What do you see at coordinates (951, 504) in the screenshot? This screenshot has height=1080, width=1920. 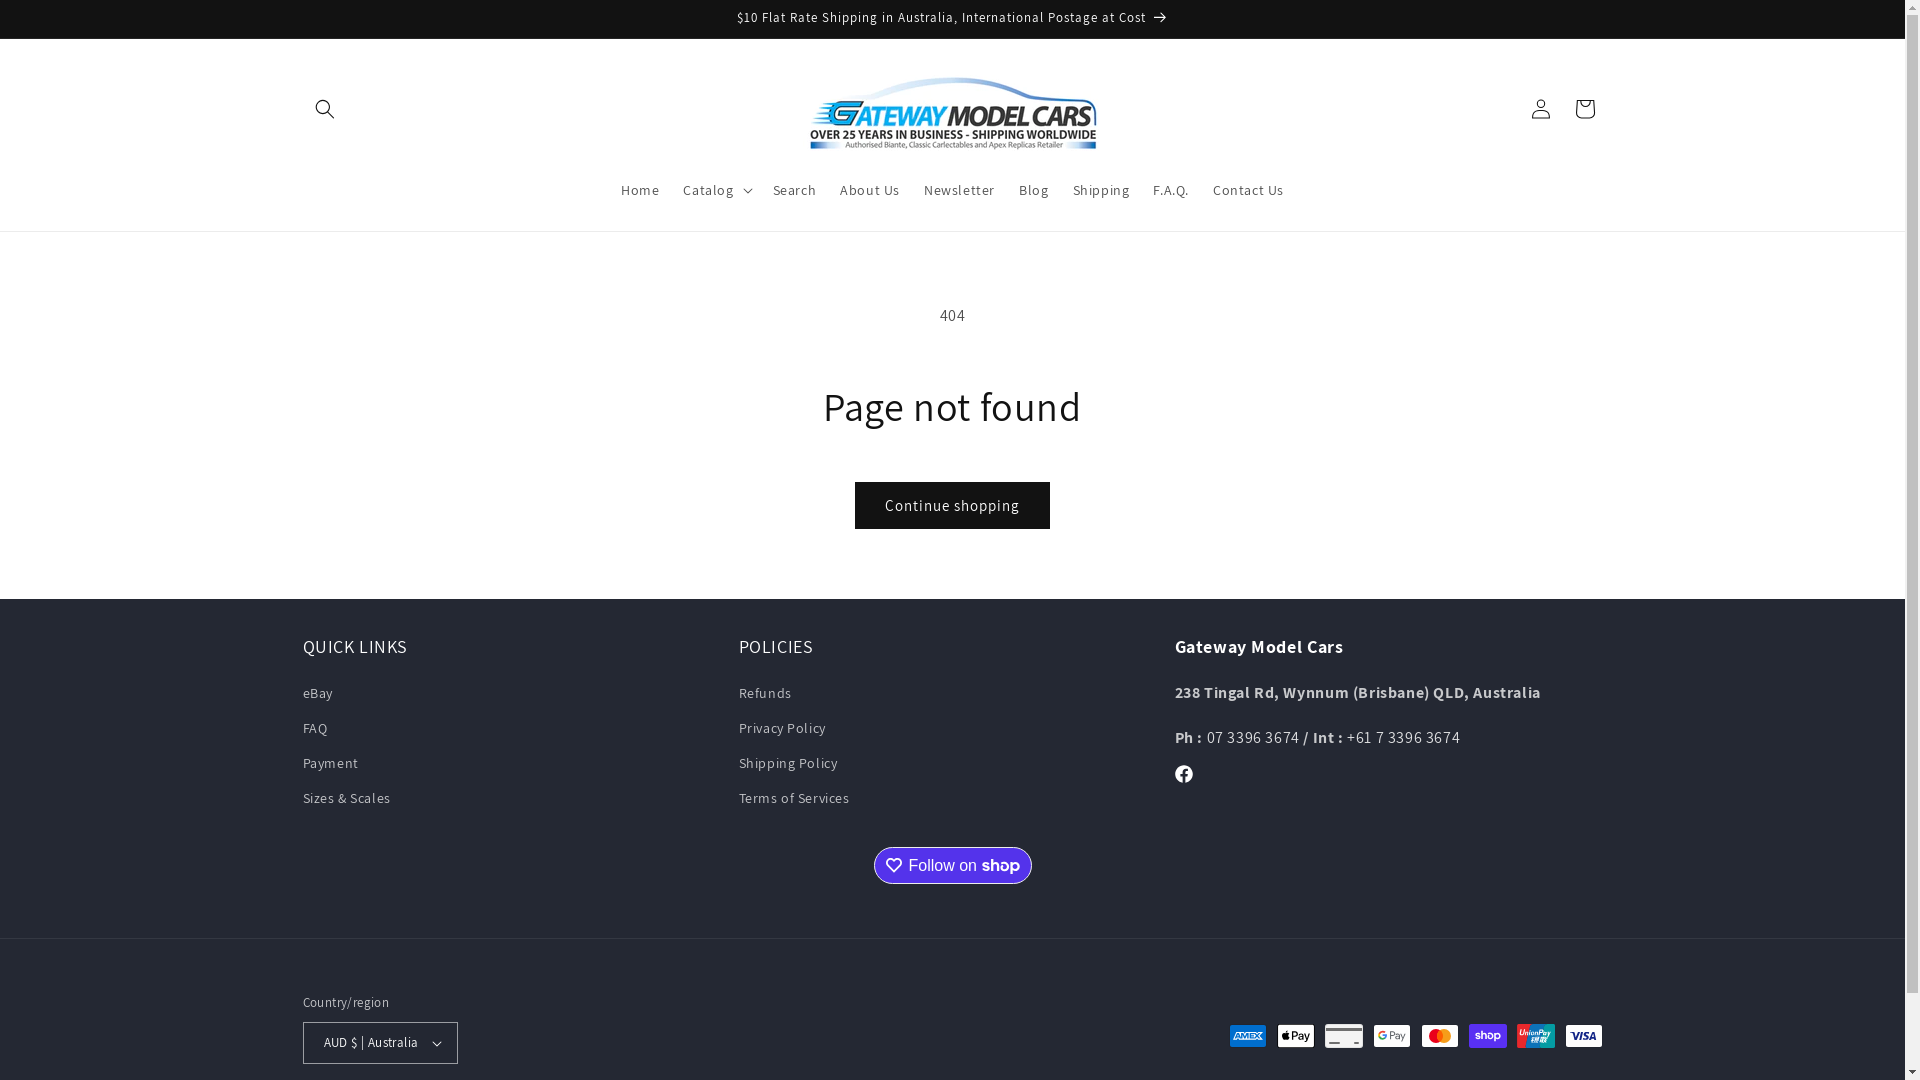 I see `'Continue shopping'` at bounding box center [951, 504].